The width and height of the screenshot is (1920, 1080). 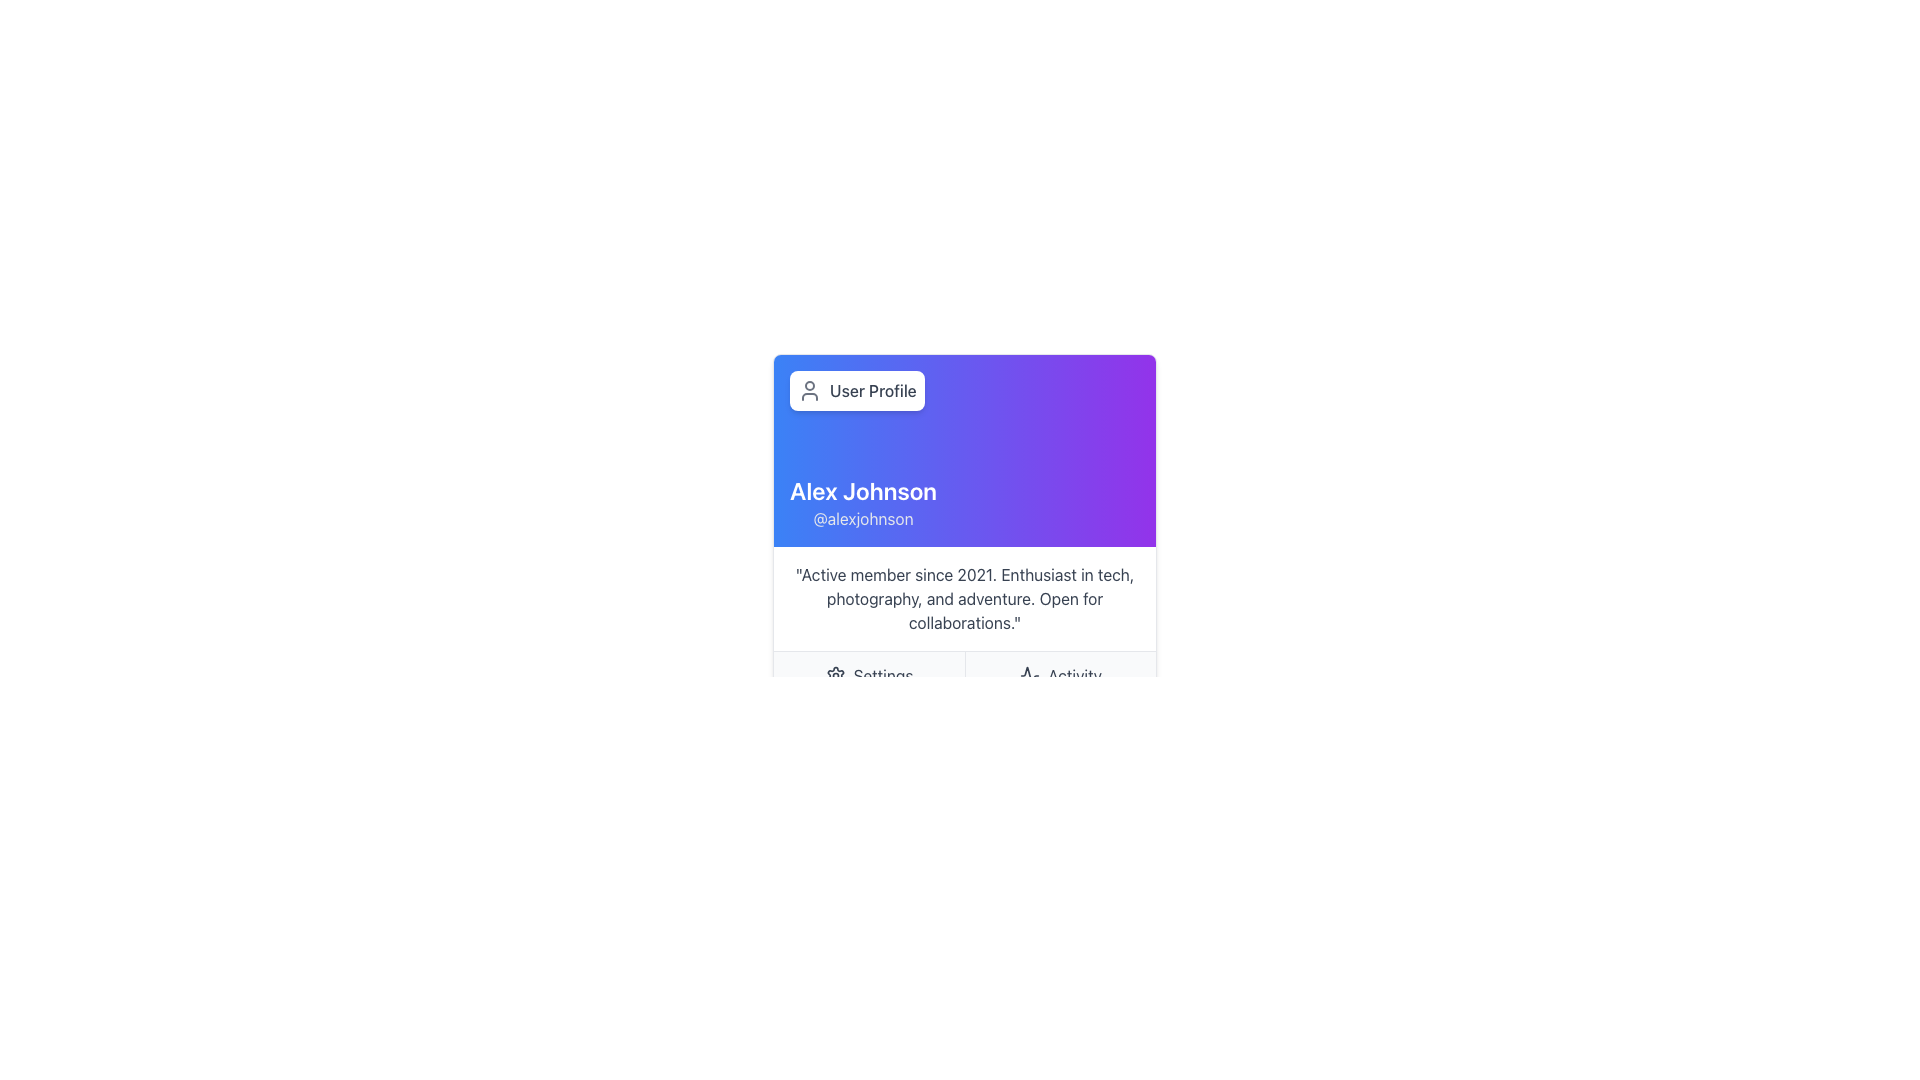 I want to click on the monochromatic SVG icon representing a stylized waveform, located to the right of the word 'Activity' in the profile description section, so click(x=1030, y=675).